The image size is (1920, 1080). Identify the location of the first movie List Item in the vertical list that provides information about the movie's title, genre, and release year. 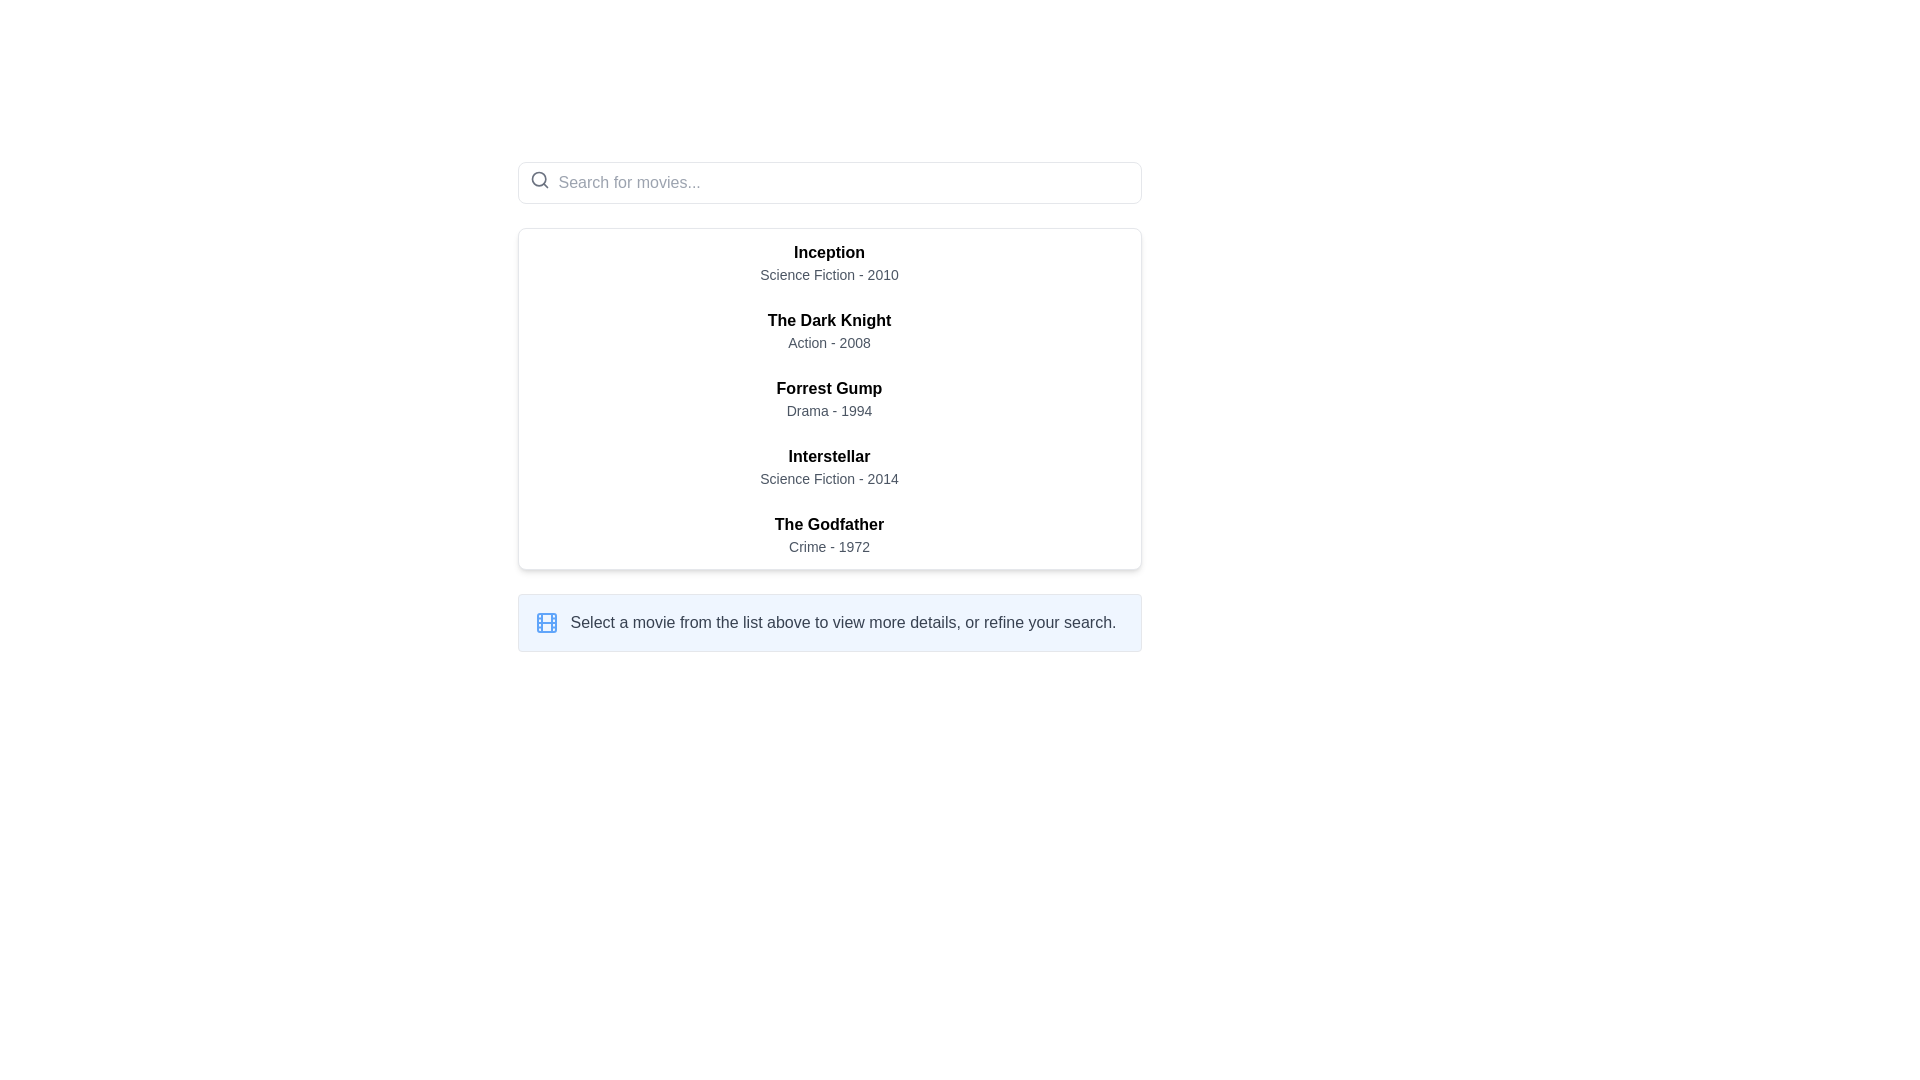
(829, 261).